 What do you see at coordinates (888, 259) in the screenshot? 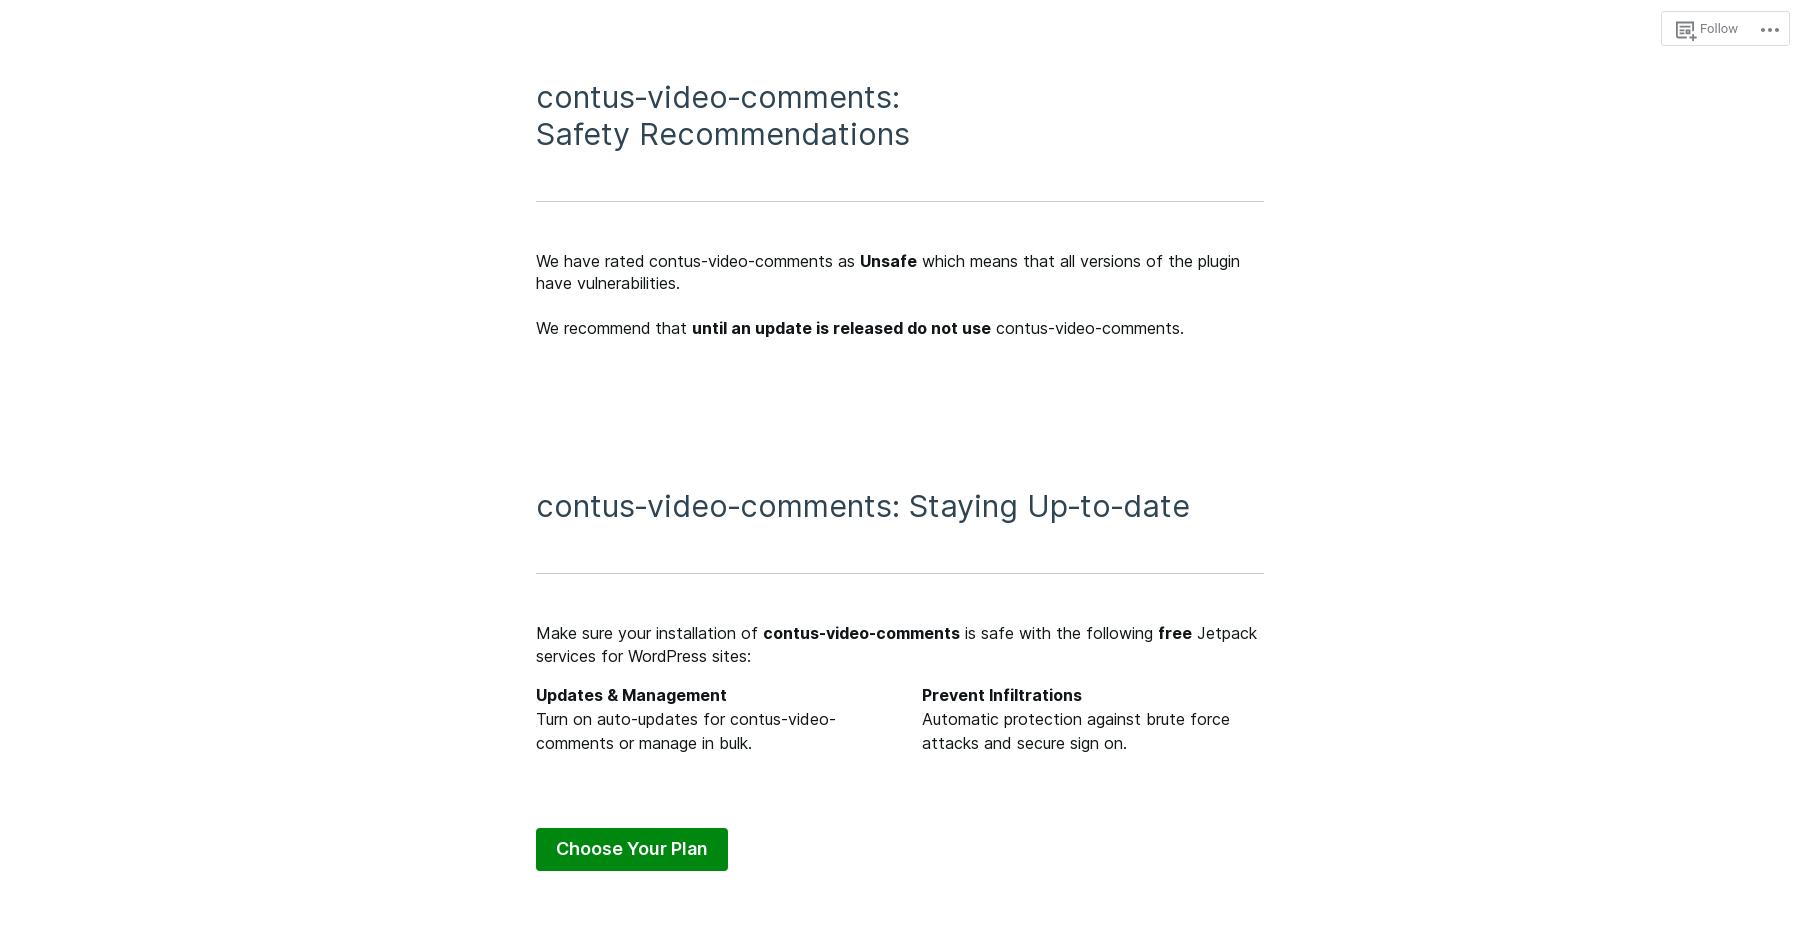
I see `'Unsafe'` at bounding box center [888, 259].